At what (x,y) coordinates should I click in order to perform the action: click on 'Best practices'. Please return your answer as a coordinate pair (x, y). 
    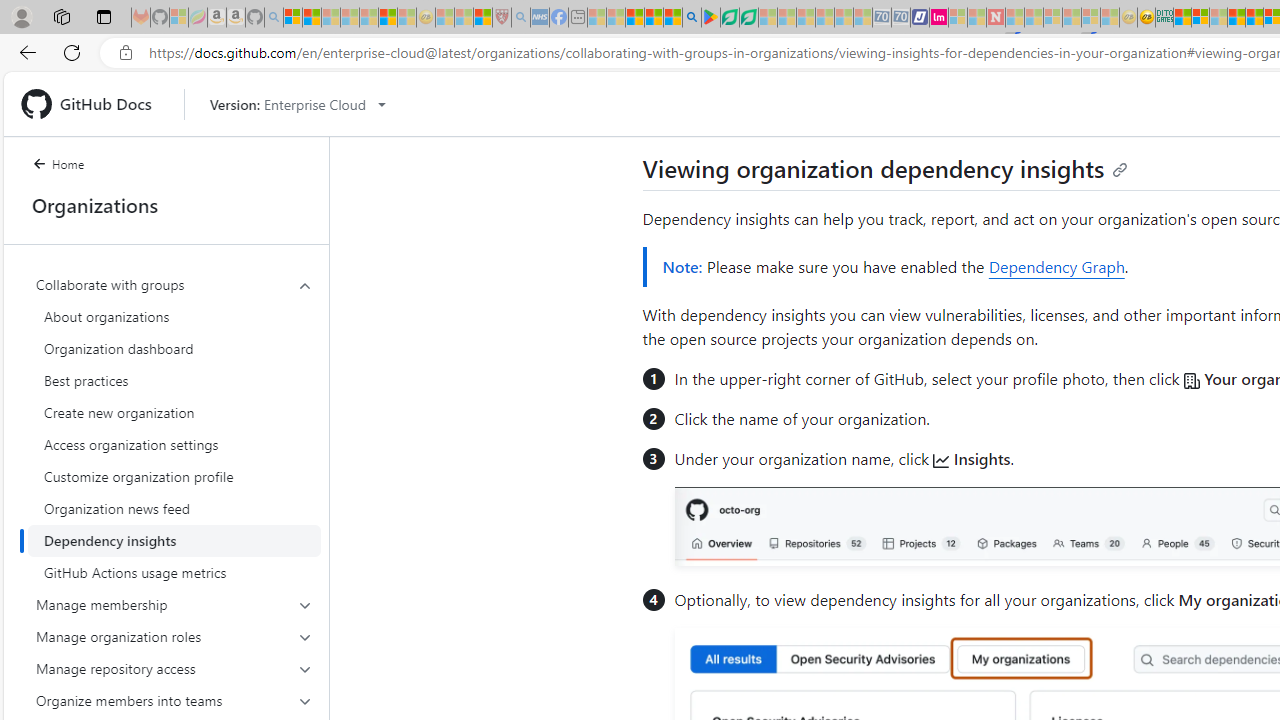
    Looking at the image, I should click on (174, 380).